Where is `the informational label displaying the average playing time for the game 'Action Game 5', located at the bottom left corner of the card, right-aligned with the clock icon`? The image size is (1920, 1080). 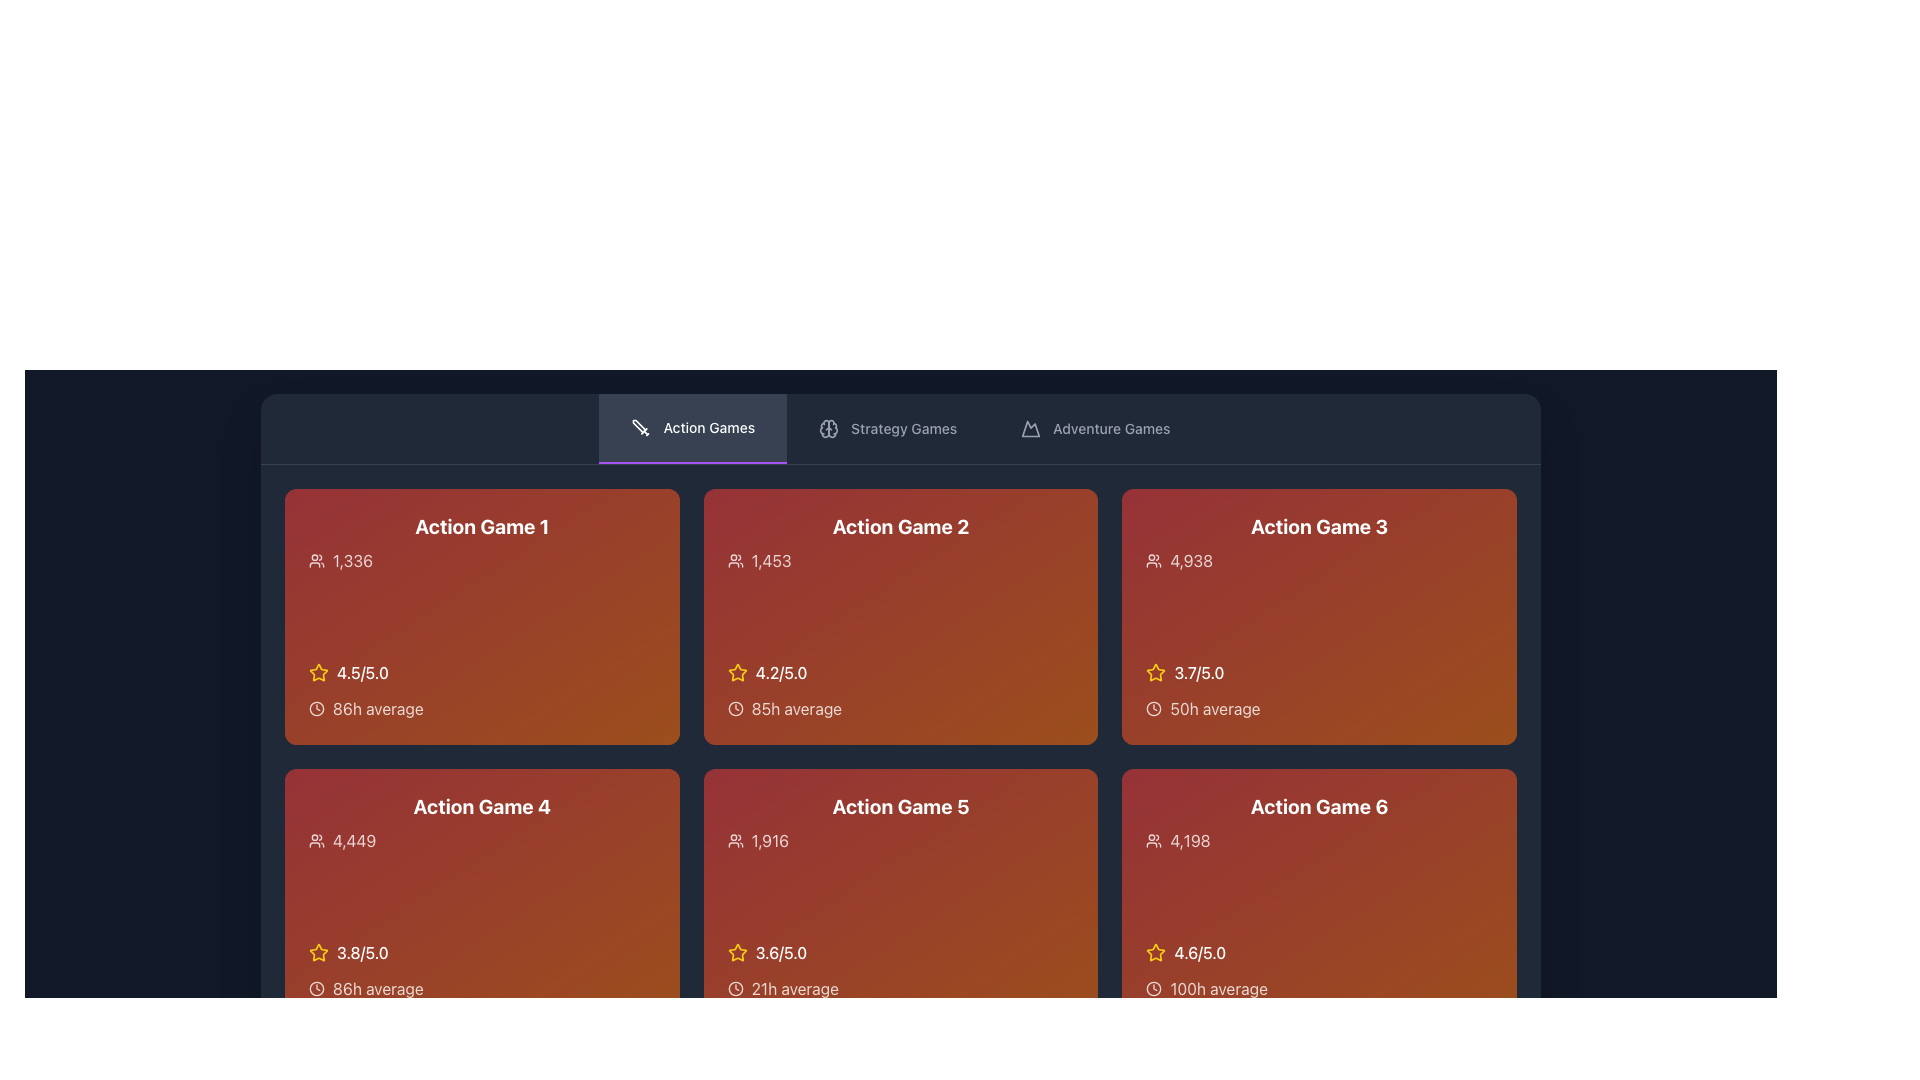
the informational label displaying the average playing time for the game 'Action Game 5', located at the bottom left corner of the card, right-aligned with the clock icon is located at coordinates (900, 987).